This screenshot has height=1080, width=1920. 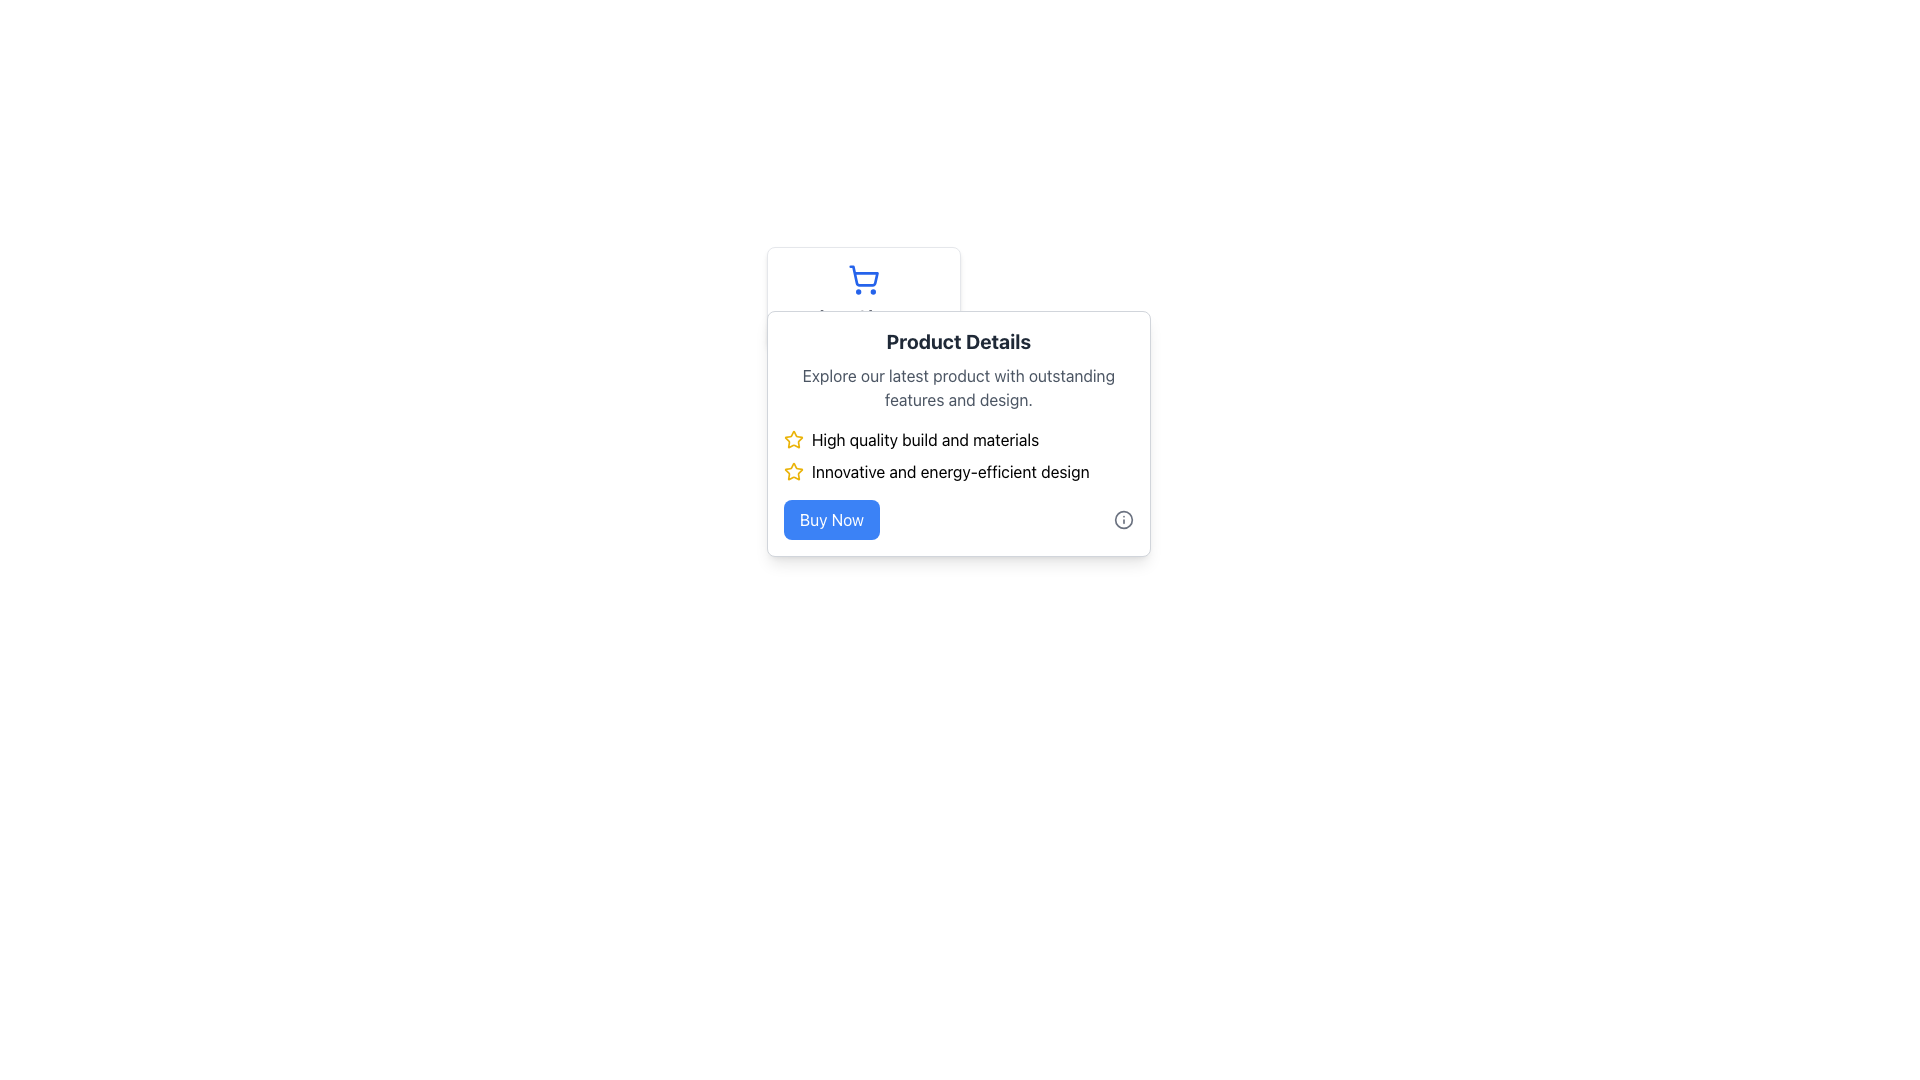 I want to click on the shopping cart icon located at the center-top of the 'Product Details' card, so click(x=864, y=297).